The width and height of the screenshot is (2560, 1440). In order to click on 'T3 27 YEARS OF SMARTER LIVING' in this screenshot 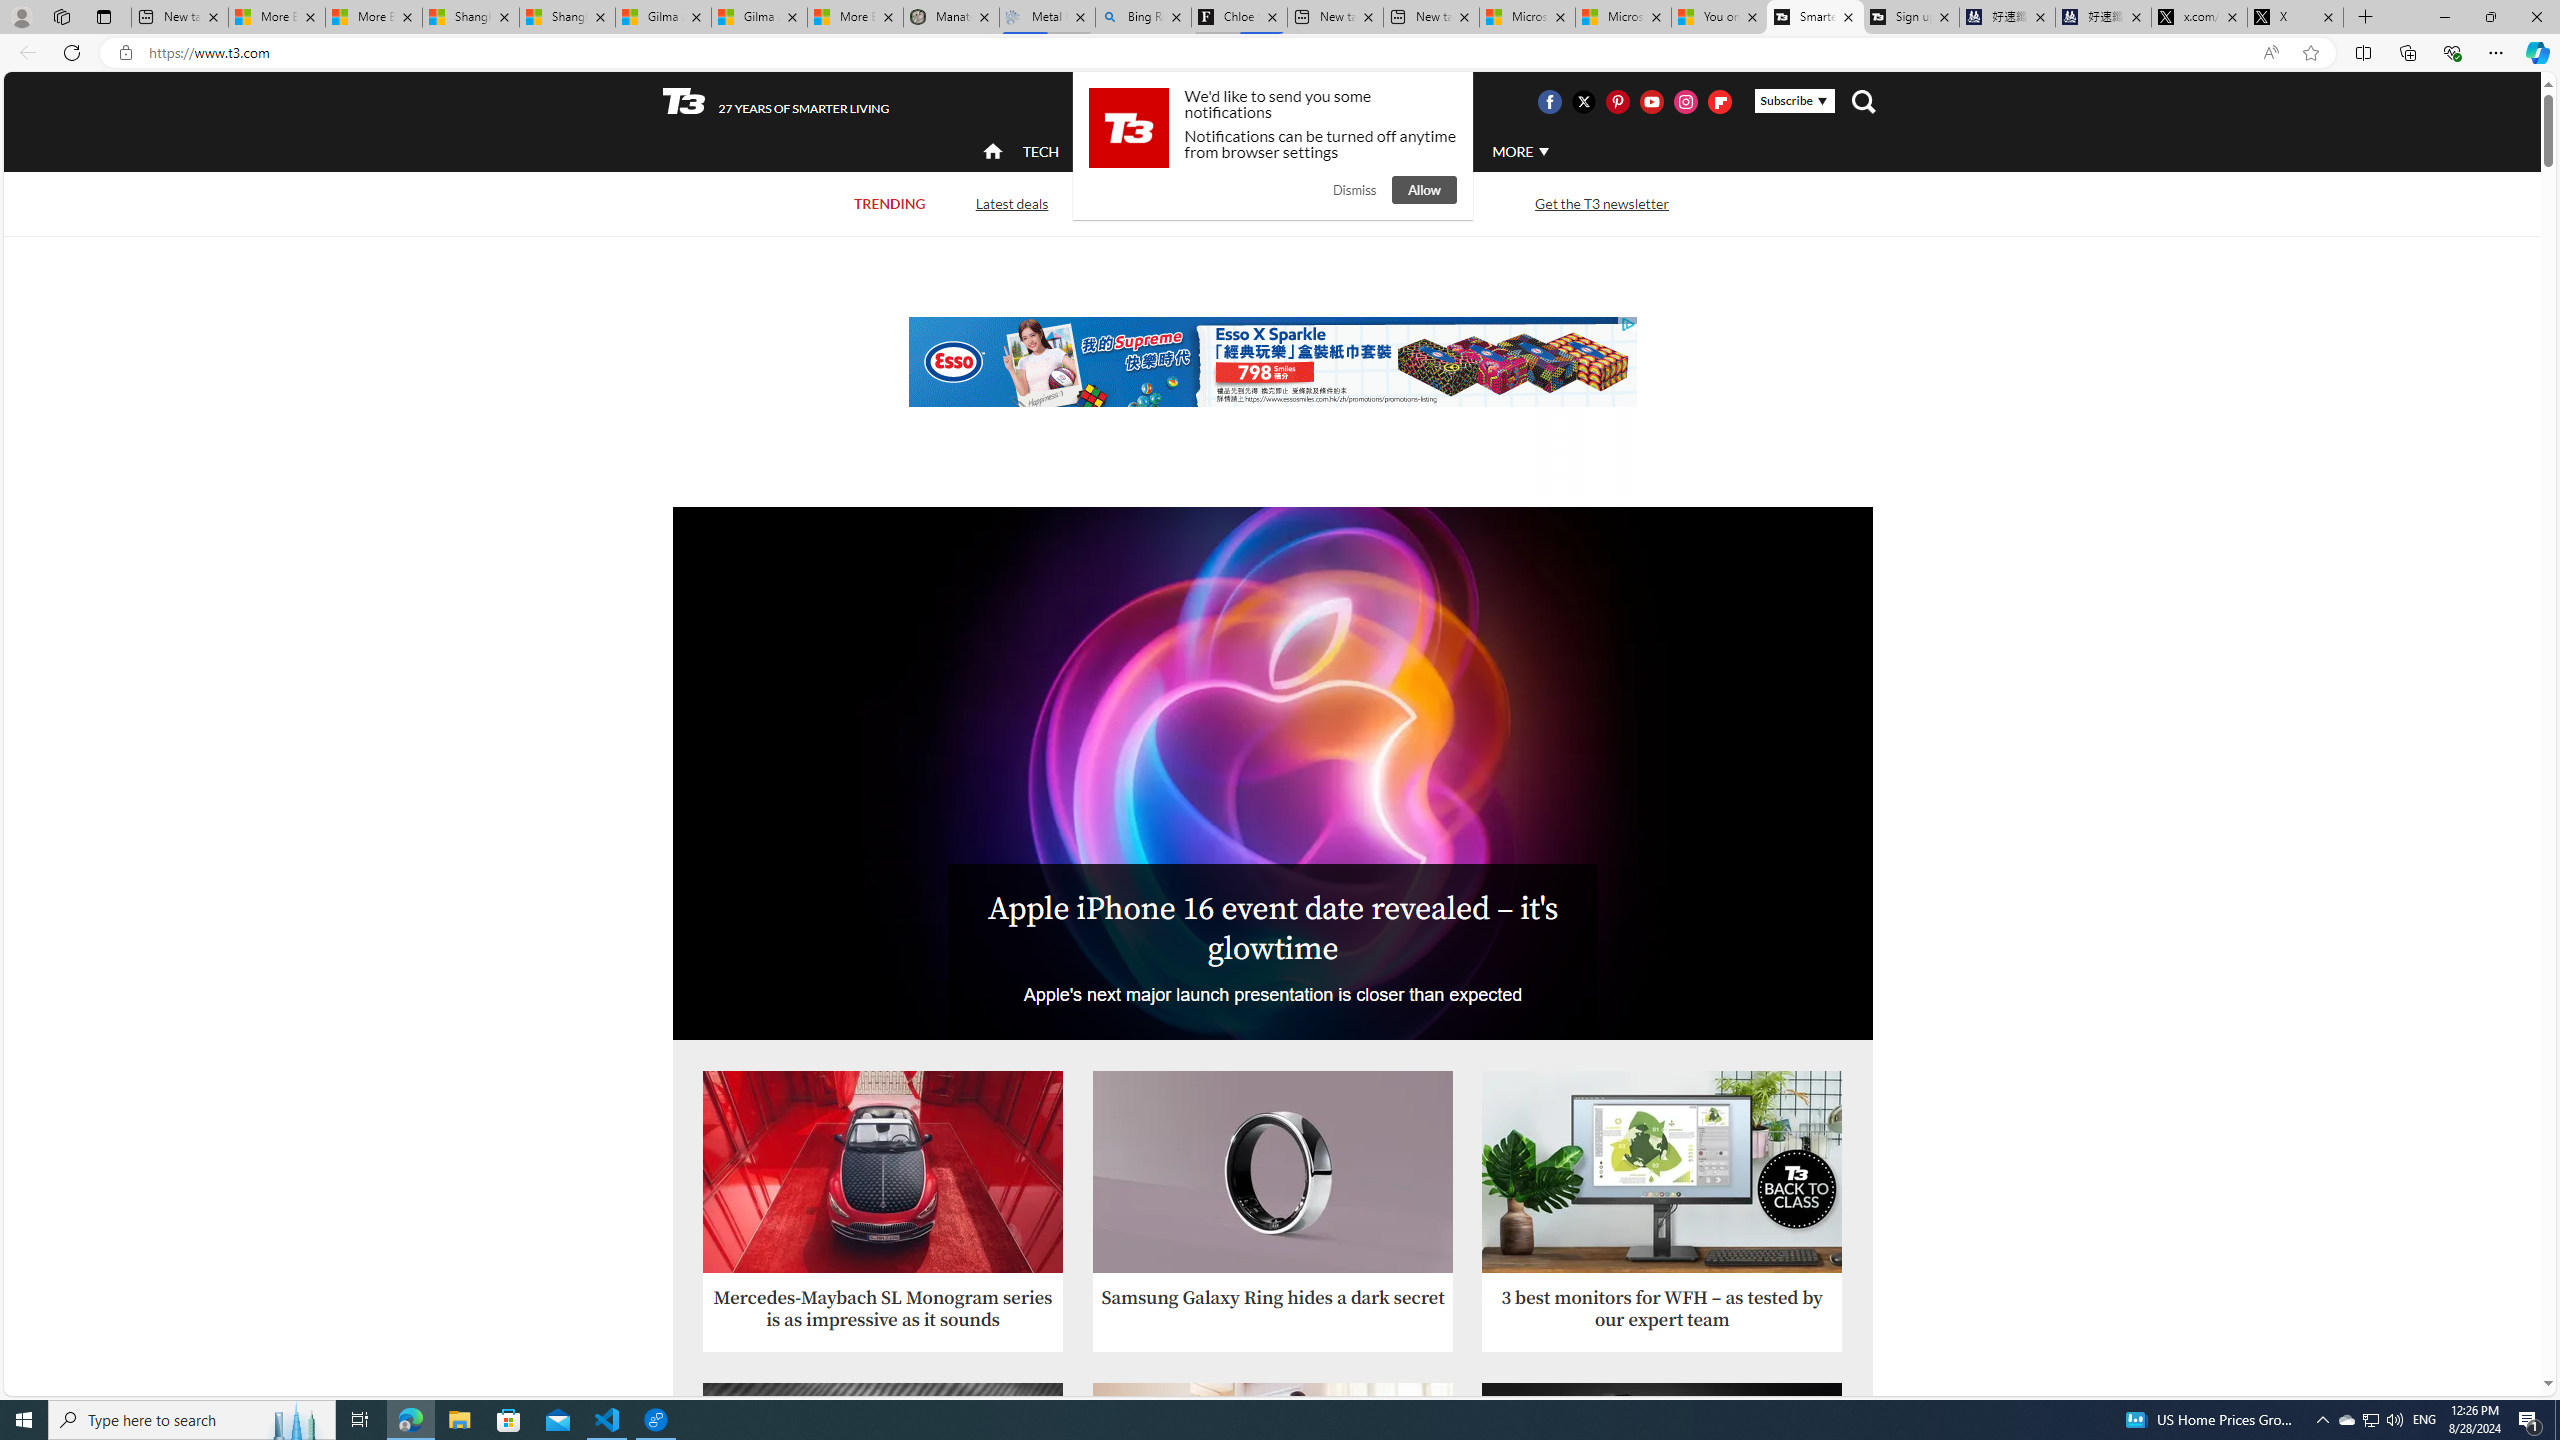, I will do `click(775, 102)`.